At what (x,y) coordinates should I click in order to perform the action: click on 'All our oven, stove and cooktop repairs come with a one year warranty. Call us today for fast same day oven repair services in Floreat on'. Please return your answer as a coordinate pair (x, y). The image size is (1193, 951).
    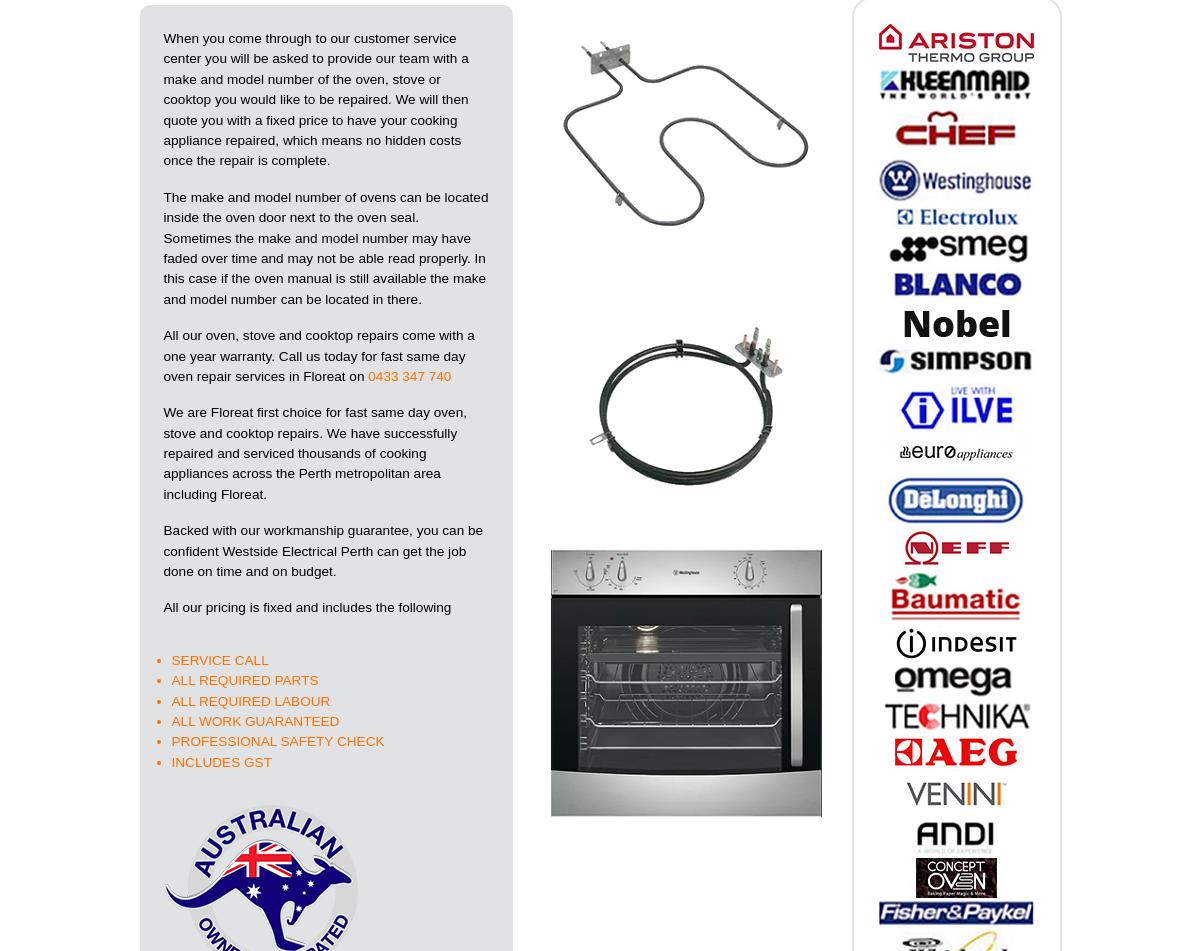
    Looking at the image, I should click on (317, 355).